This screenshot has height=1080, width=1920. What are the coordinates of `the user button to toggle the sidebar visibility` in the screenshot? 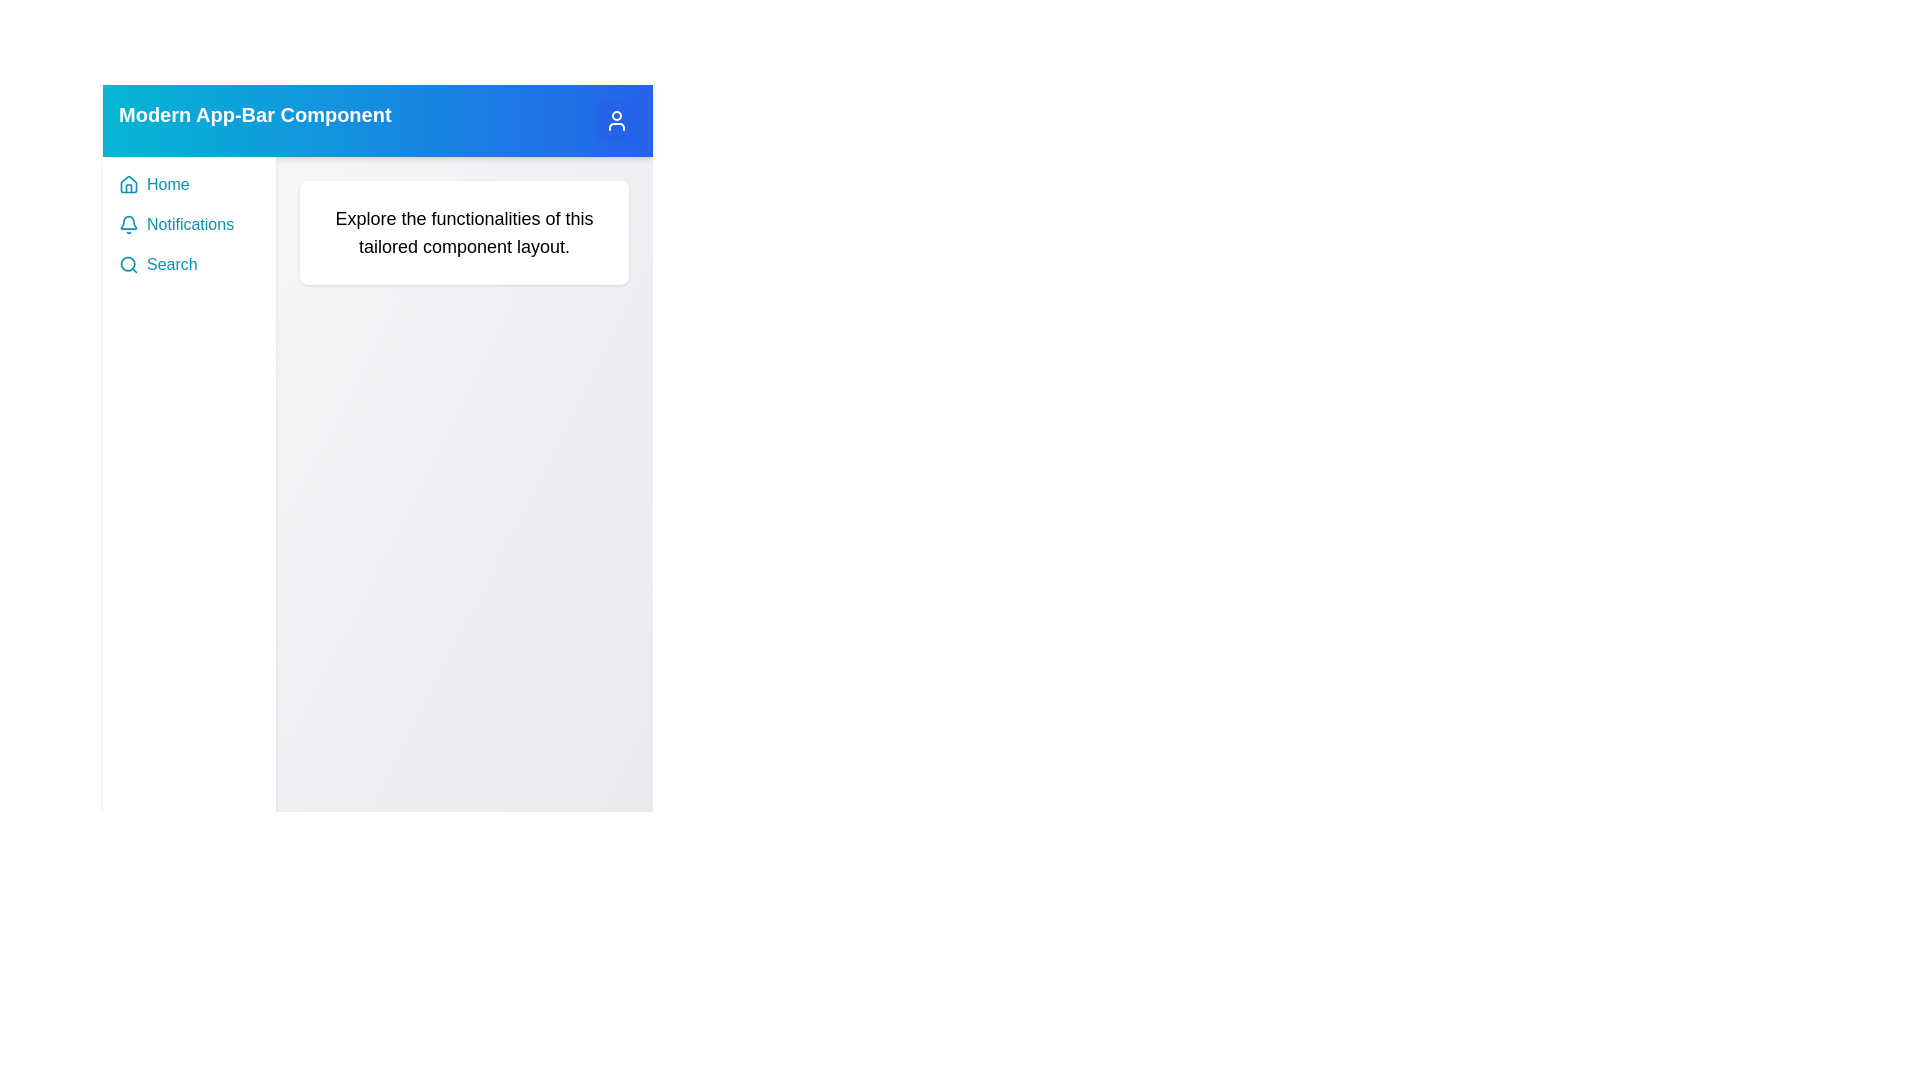 It's located at (616, 120).